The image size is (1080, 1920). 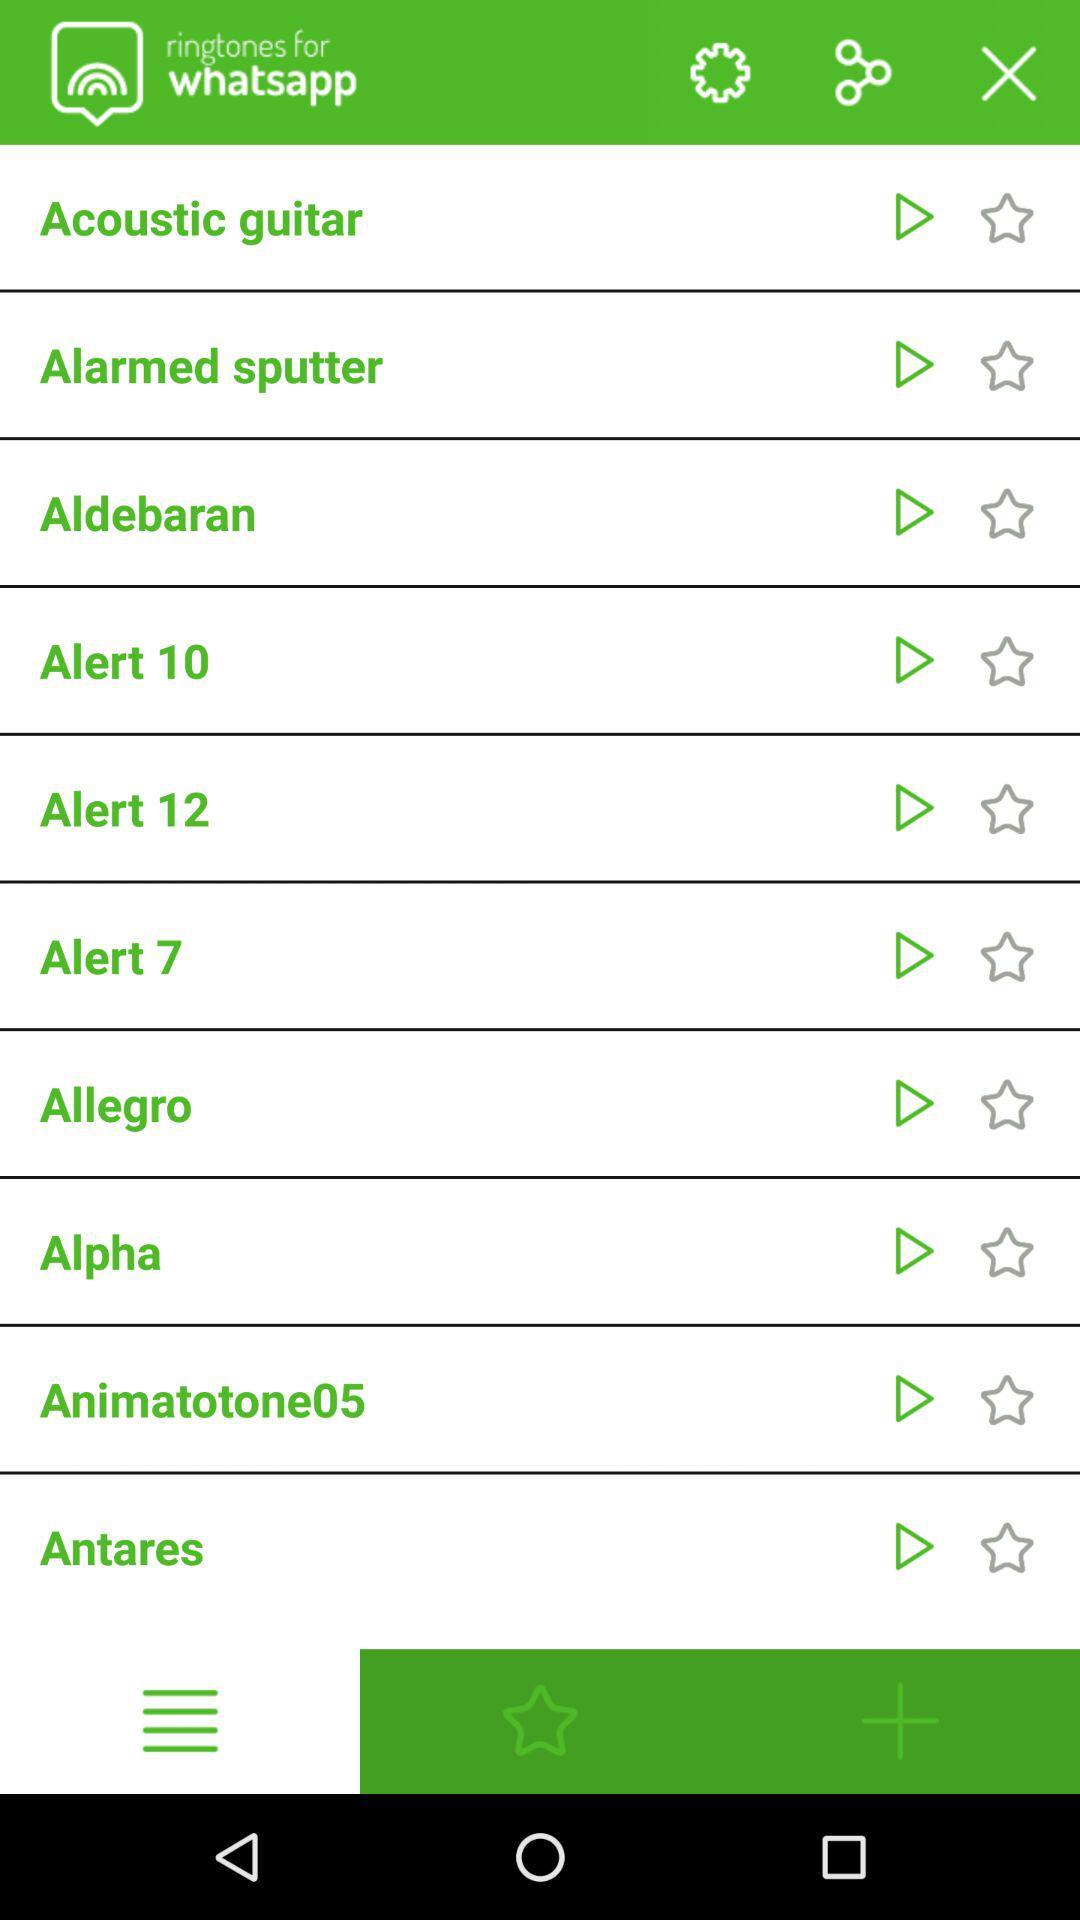 What do you see at coordinates (454, 1398) in the screenshot?
I see `animatotone05 app` at bounding box center [454, 1398].